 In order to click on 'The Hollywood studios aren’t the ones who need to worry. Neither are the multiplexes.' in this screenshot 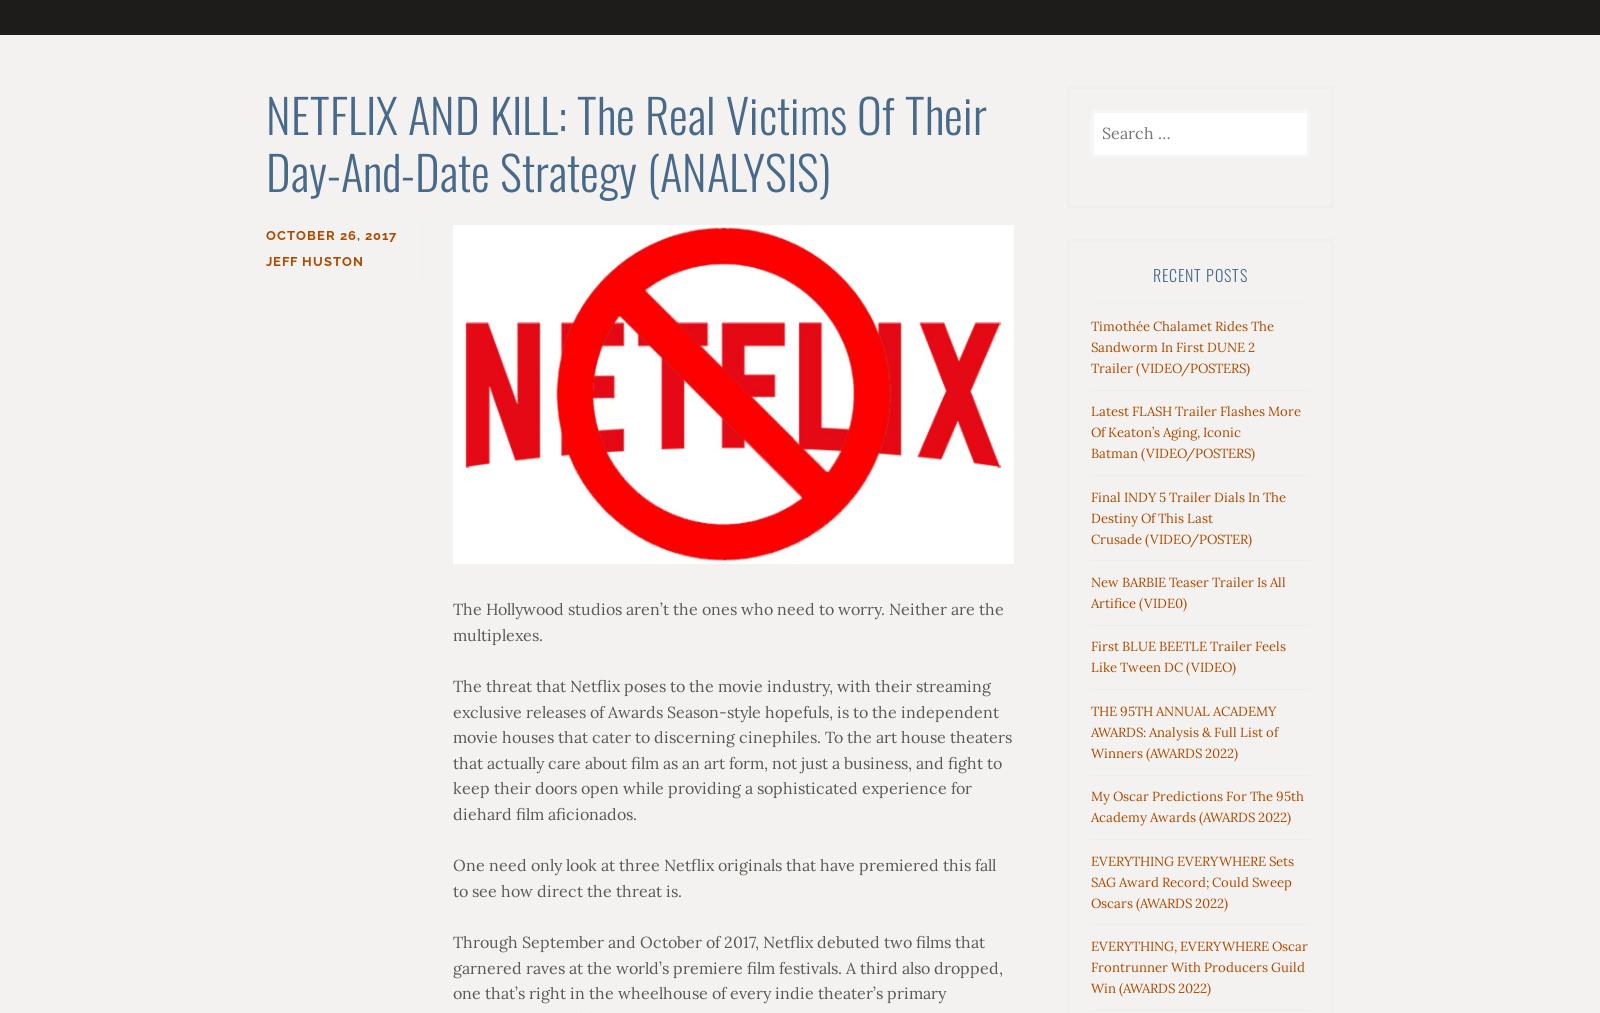, I will do `click(450, 620)`.